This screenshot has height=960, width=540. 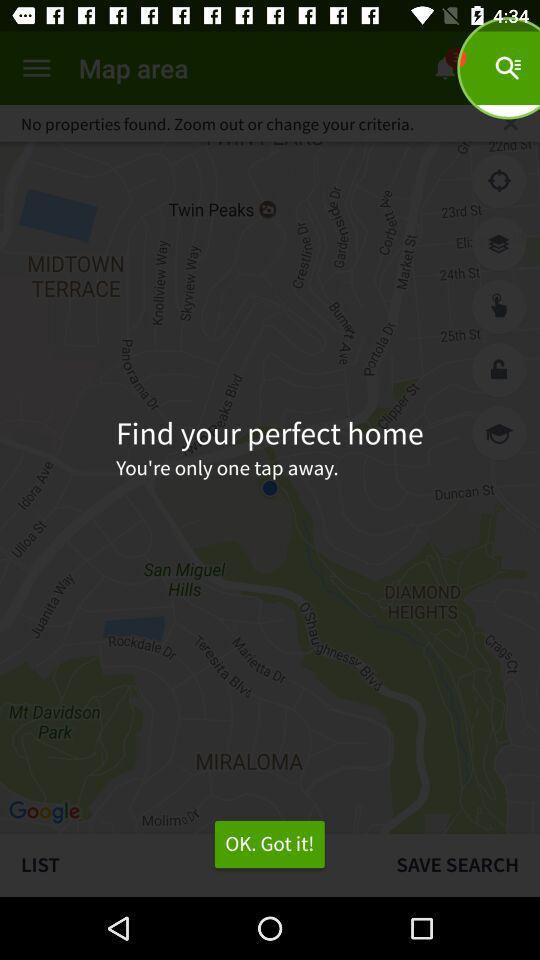 What do you see at coordinates (498, 307) in the screenshot?
I see `selects item` at bounding box center [498, 307].